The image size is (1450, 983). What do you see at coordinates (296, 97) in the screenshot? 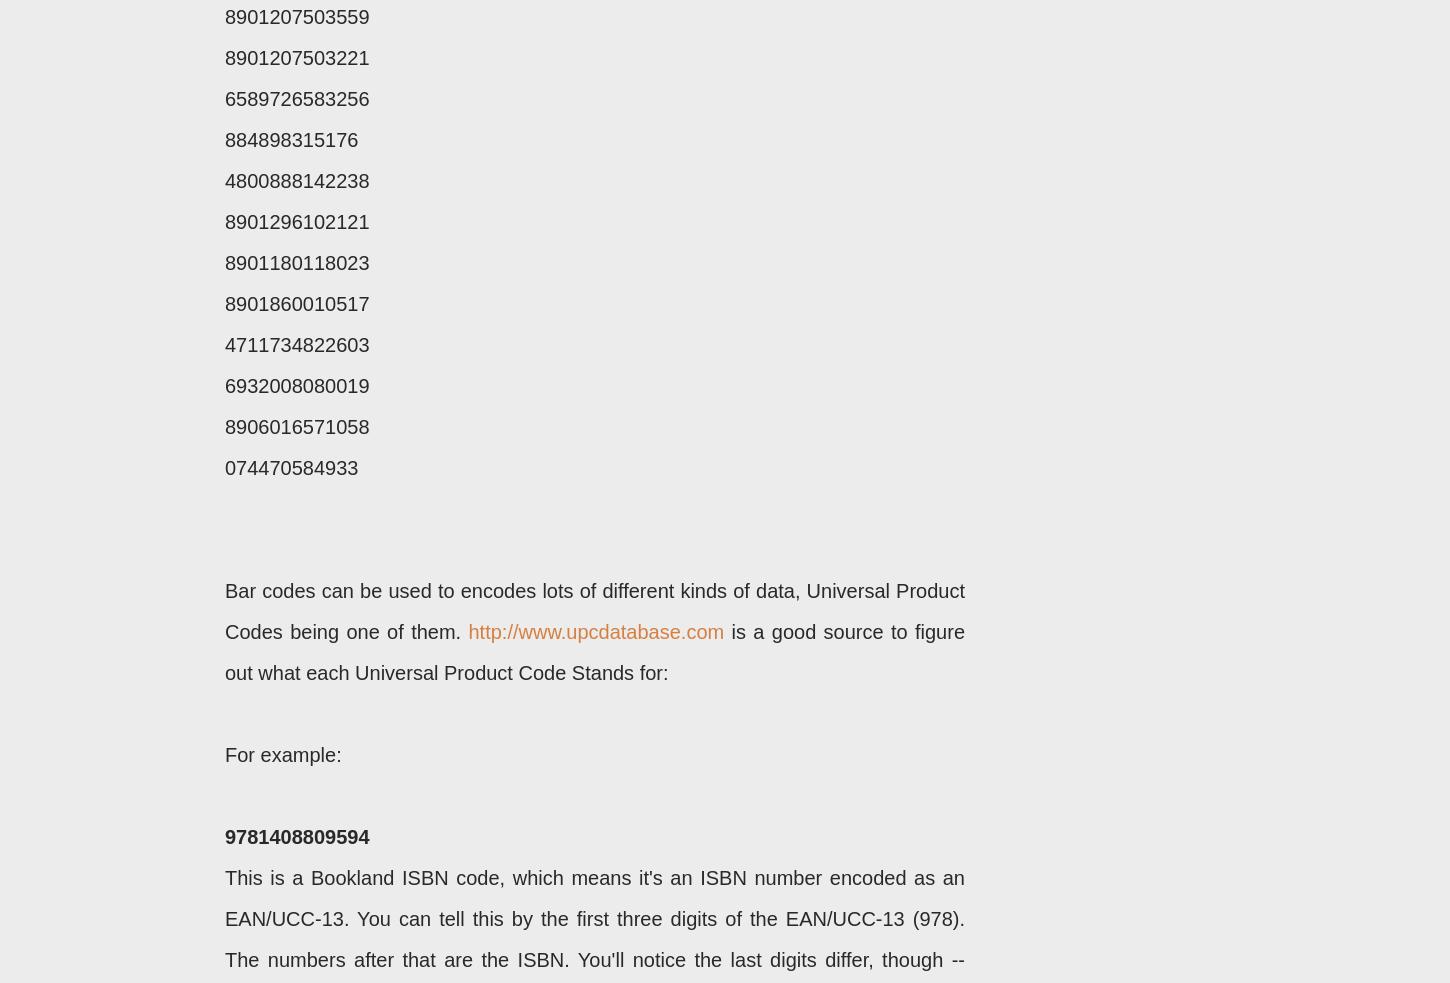
I see `'6589726583256'` at bounding box center [296, 97].